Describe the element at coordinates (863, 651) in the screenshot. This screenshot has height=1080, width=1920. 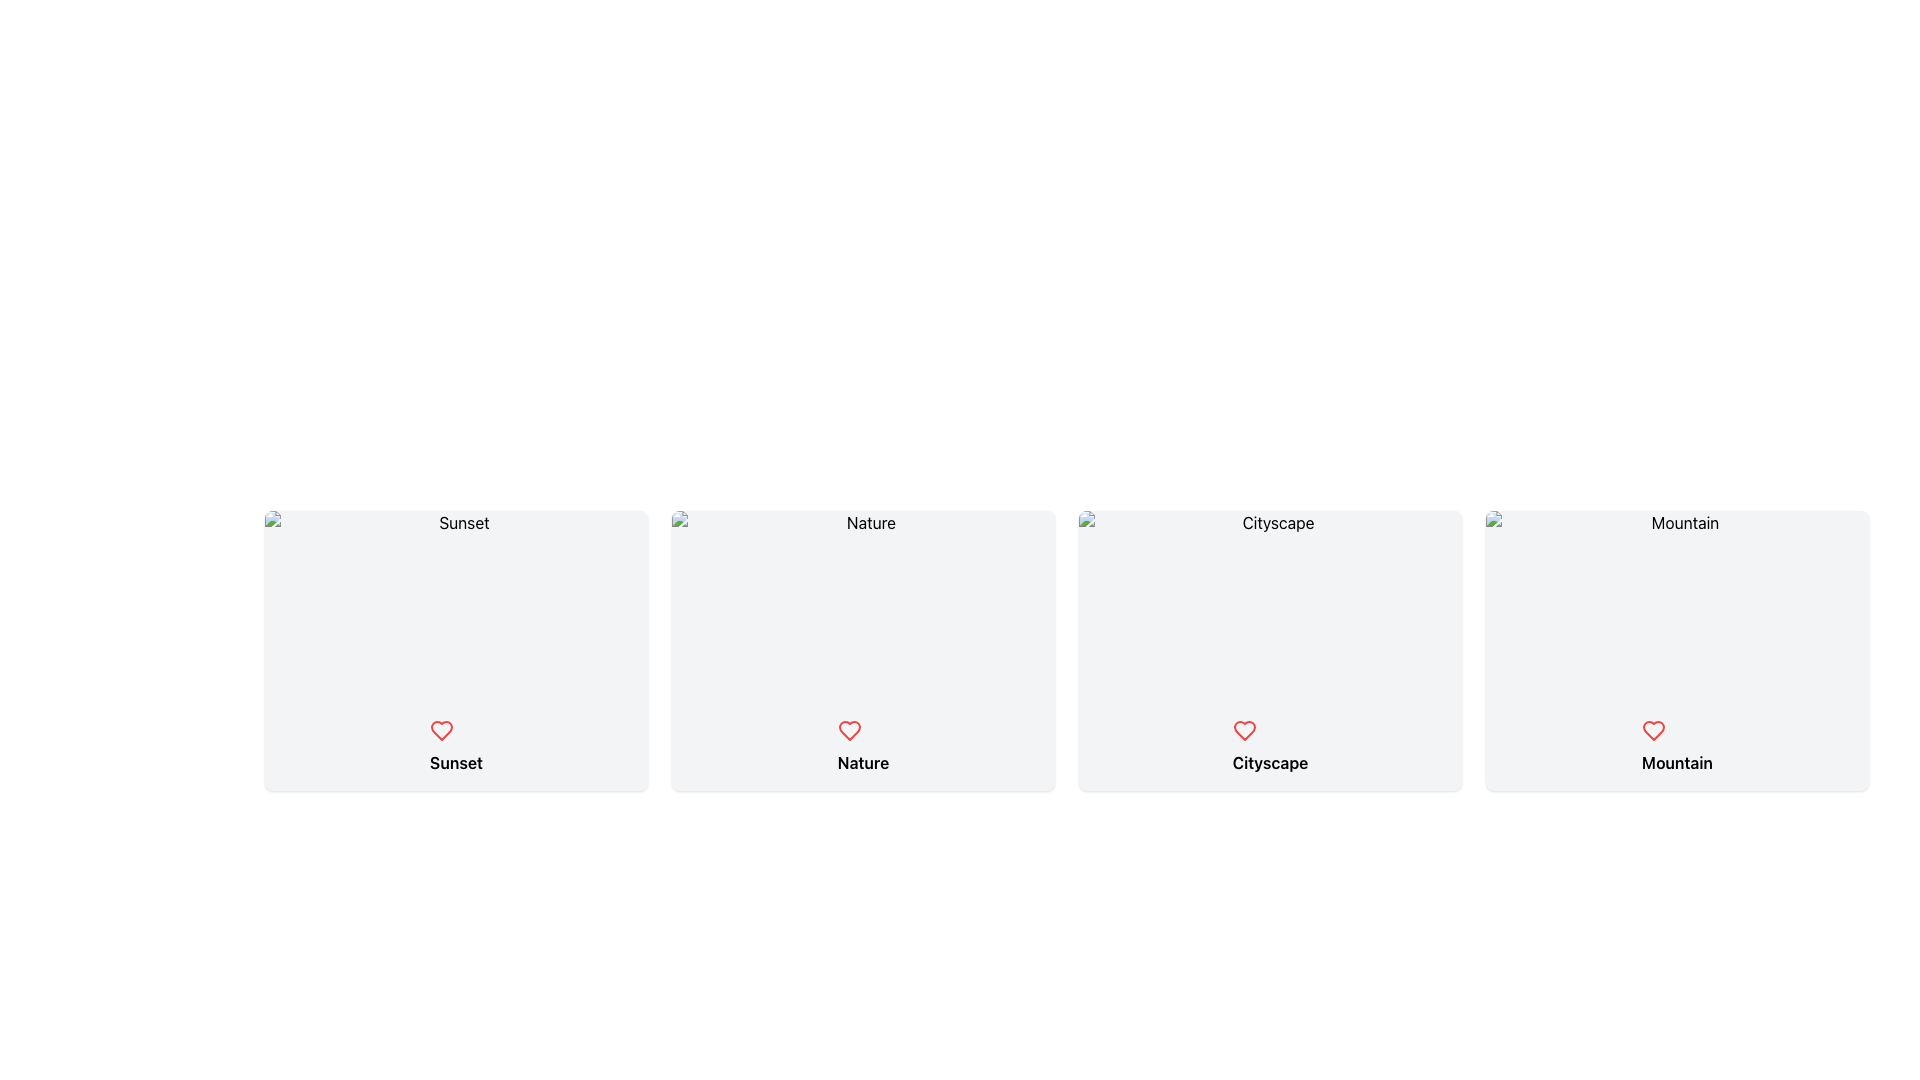
I see `to select the 'Nature' category card, which is the second card in a grid of four cards, positioned in the second column between the 'Sunset' and 'Cityscape' cards` at that location.